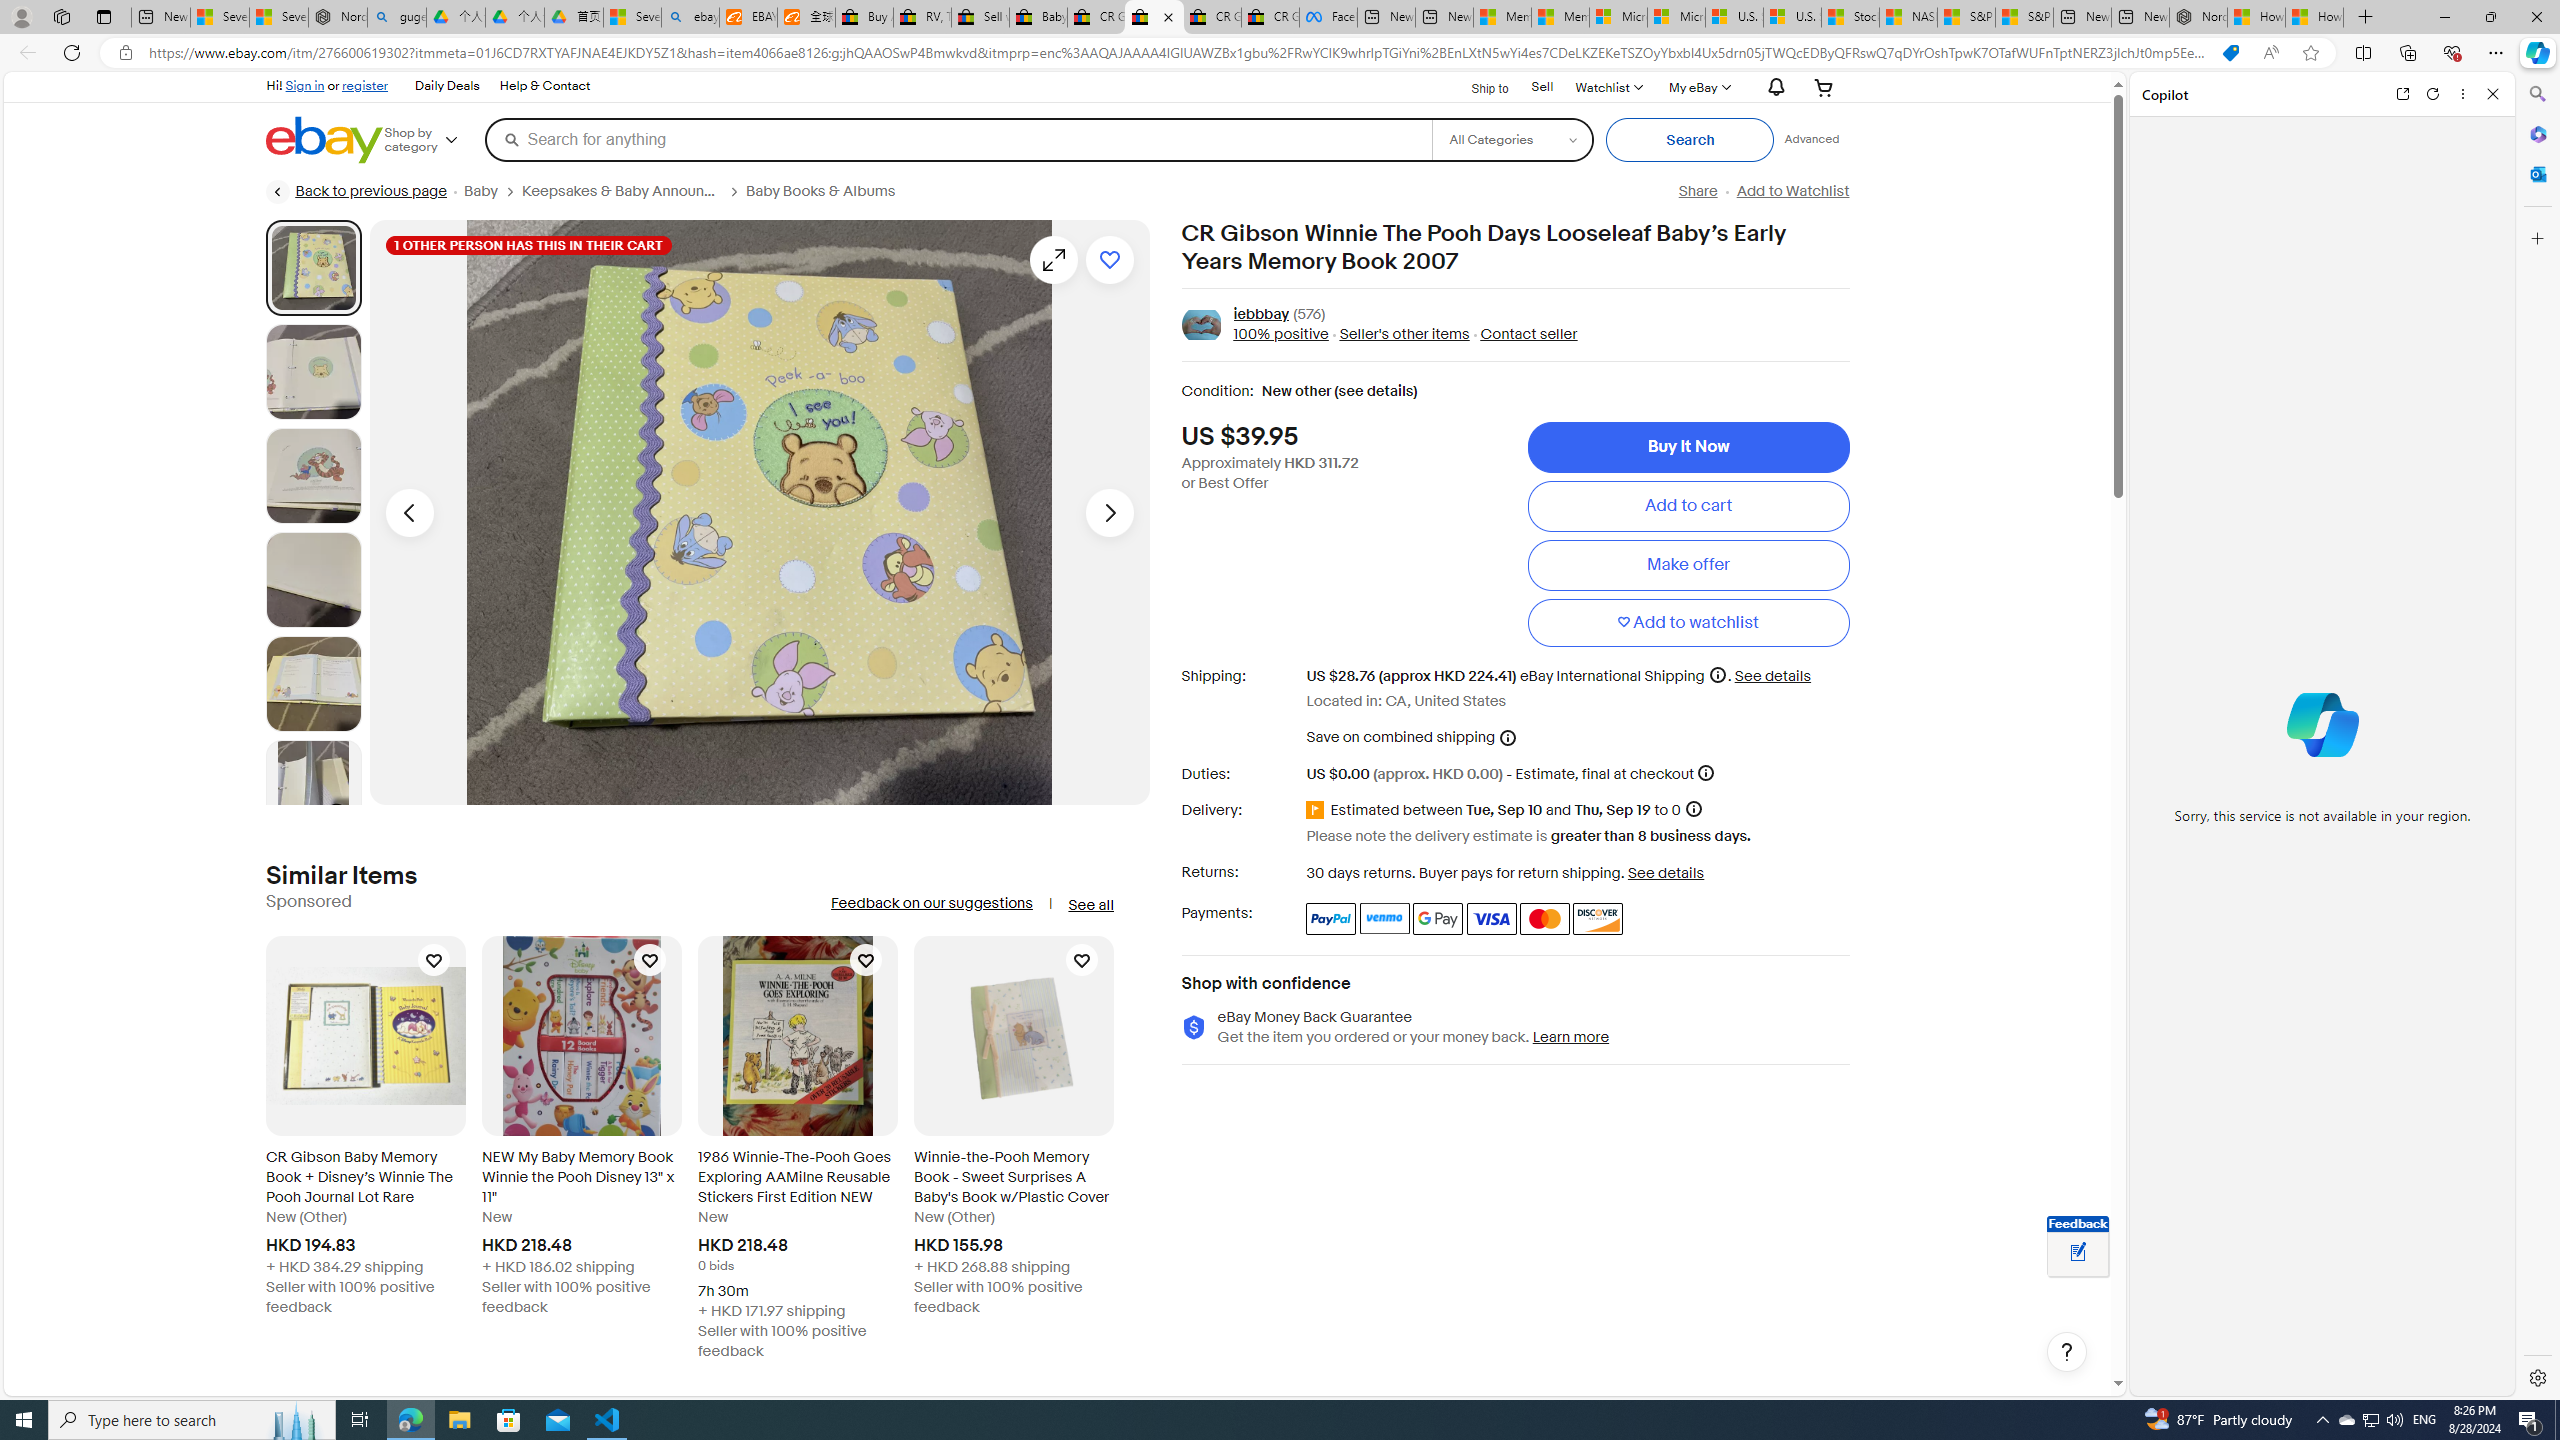  What do you see at coordinates (1606, 87) in the screenshot?
I see `'Watchlist'` at bounding box center [1606, 87].